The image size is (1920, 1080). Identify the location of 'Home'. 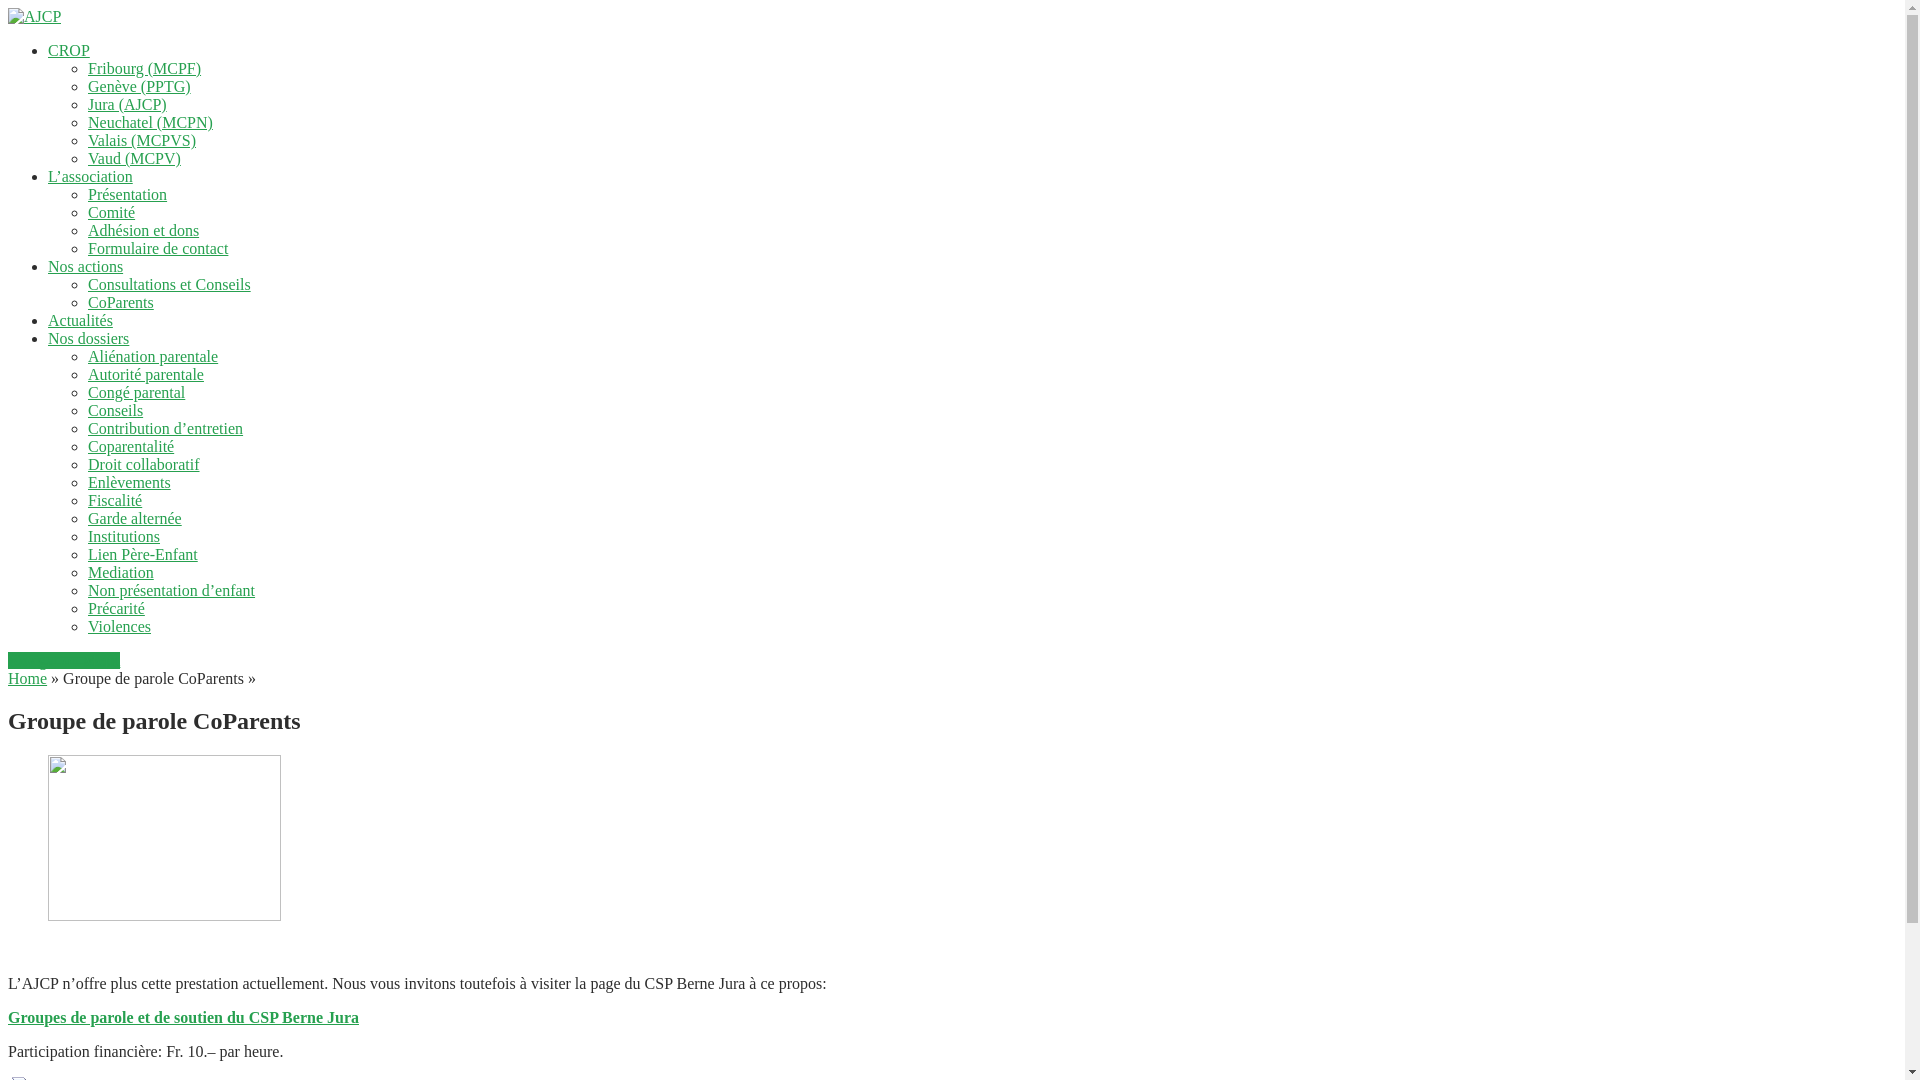
(27, 677).